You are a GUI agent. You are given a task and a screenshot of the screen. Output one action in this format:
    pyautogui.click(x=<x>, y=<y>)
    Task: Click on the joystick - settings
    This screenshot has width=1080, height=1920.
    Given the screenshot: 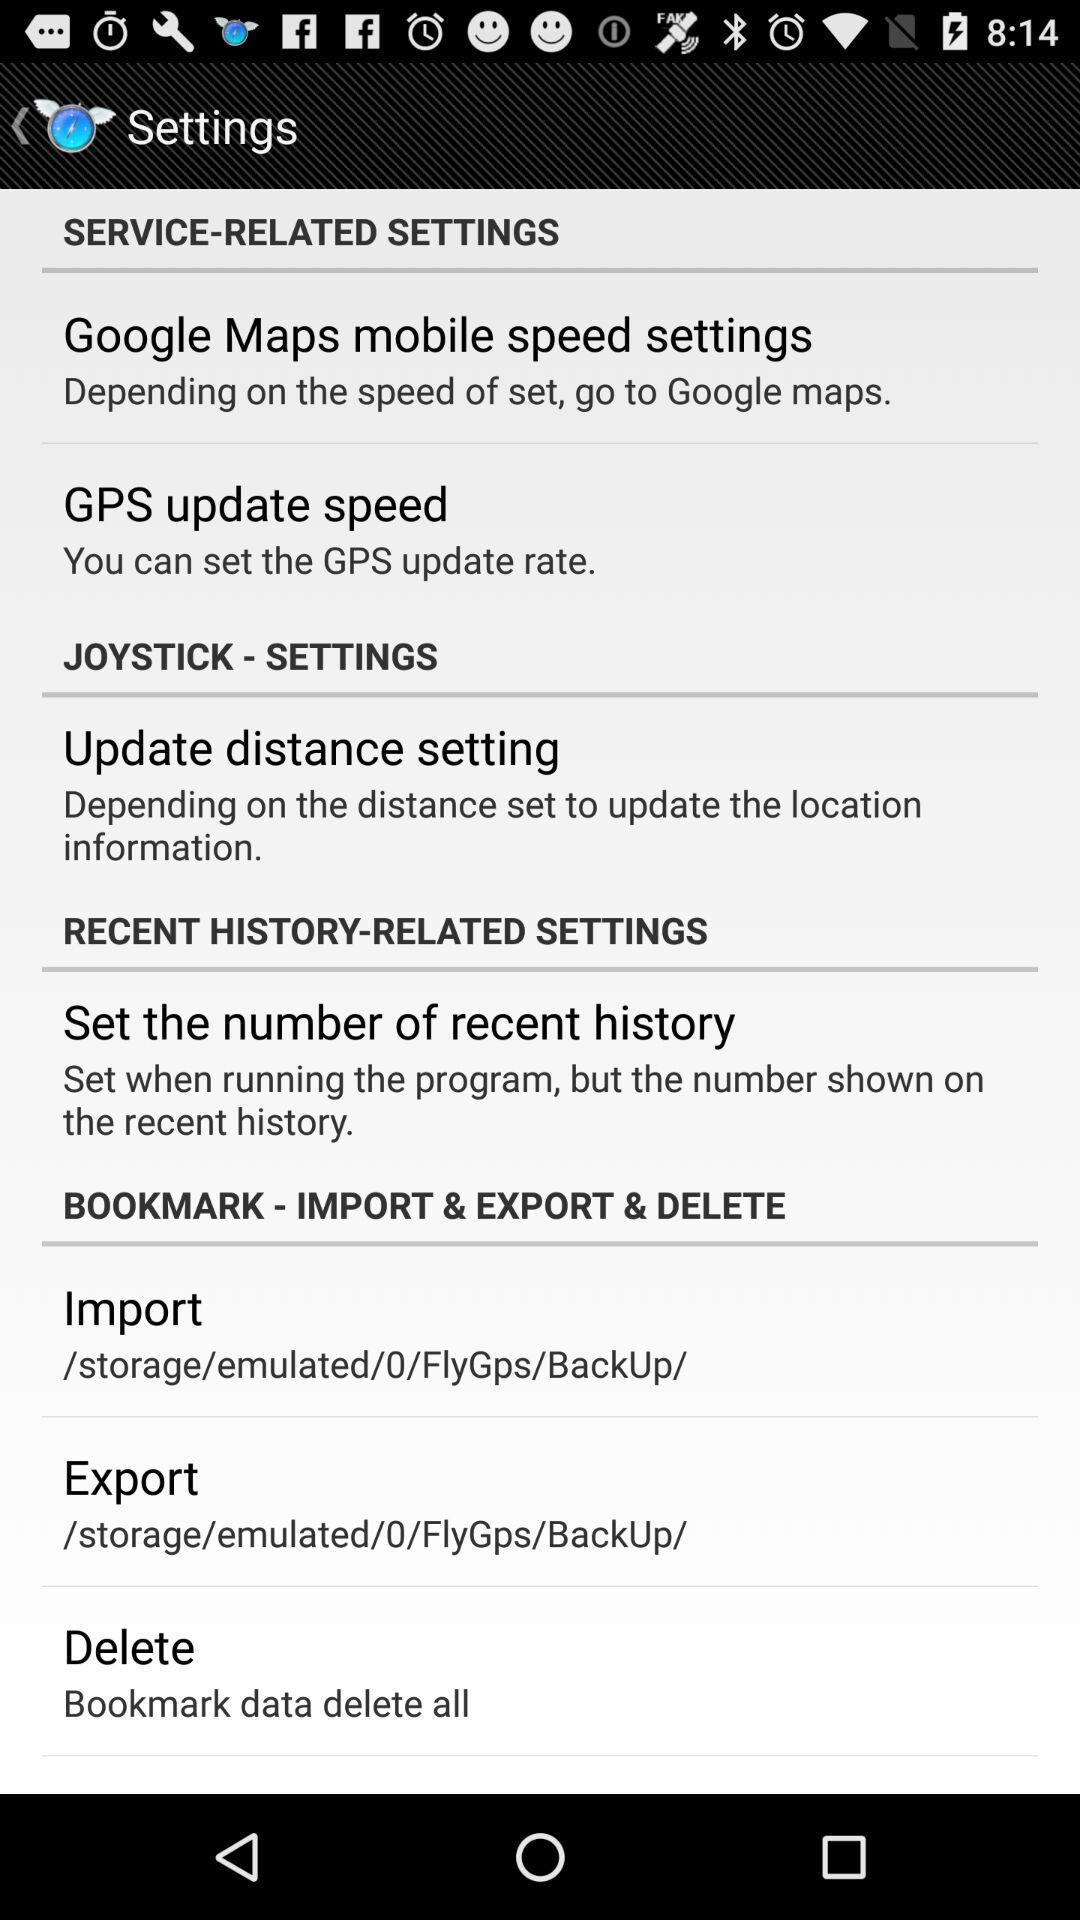 What is the action you would take?
    pyautogui.click(x=540, y=655)
    